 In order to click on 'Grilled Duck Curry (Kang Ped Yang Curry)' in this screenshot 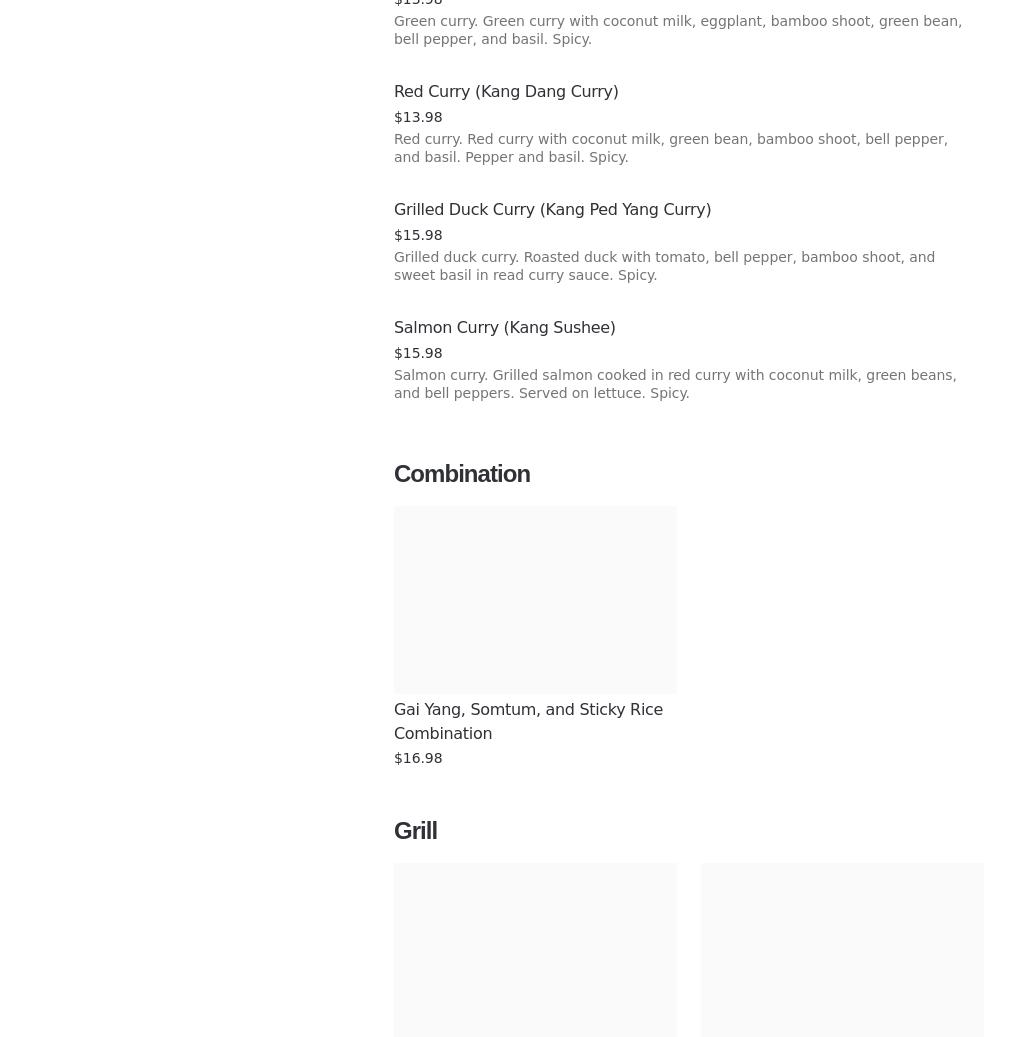, I will do `click(552, 208)`.